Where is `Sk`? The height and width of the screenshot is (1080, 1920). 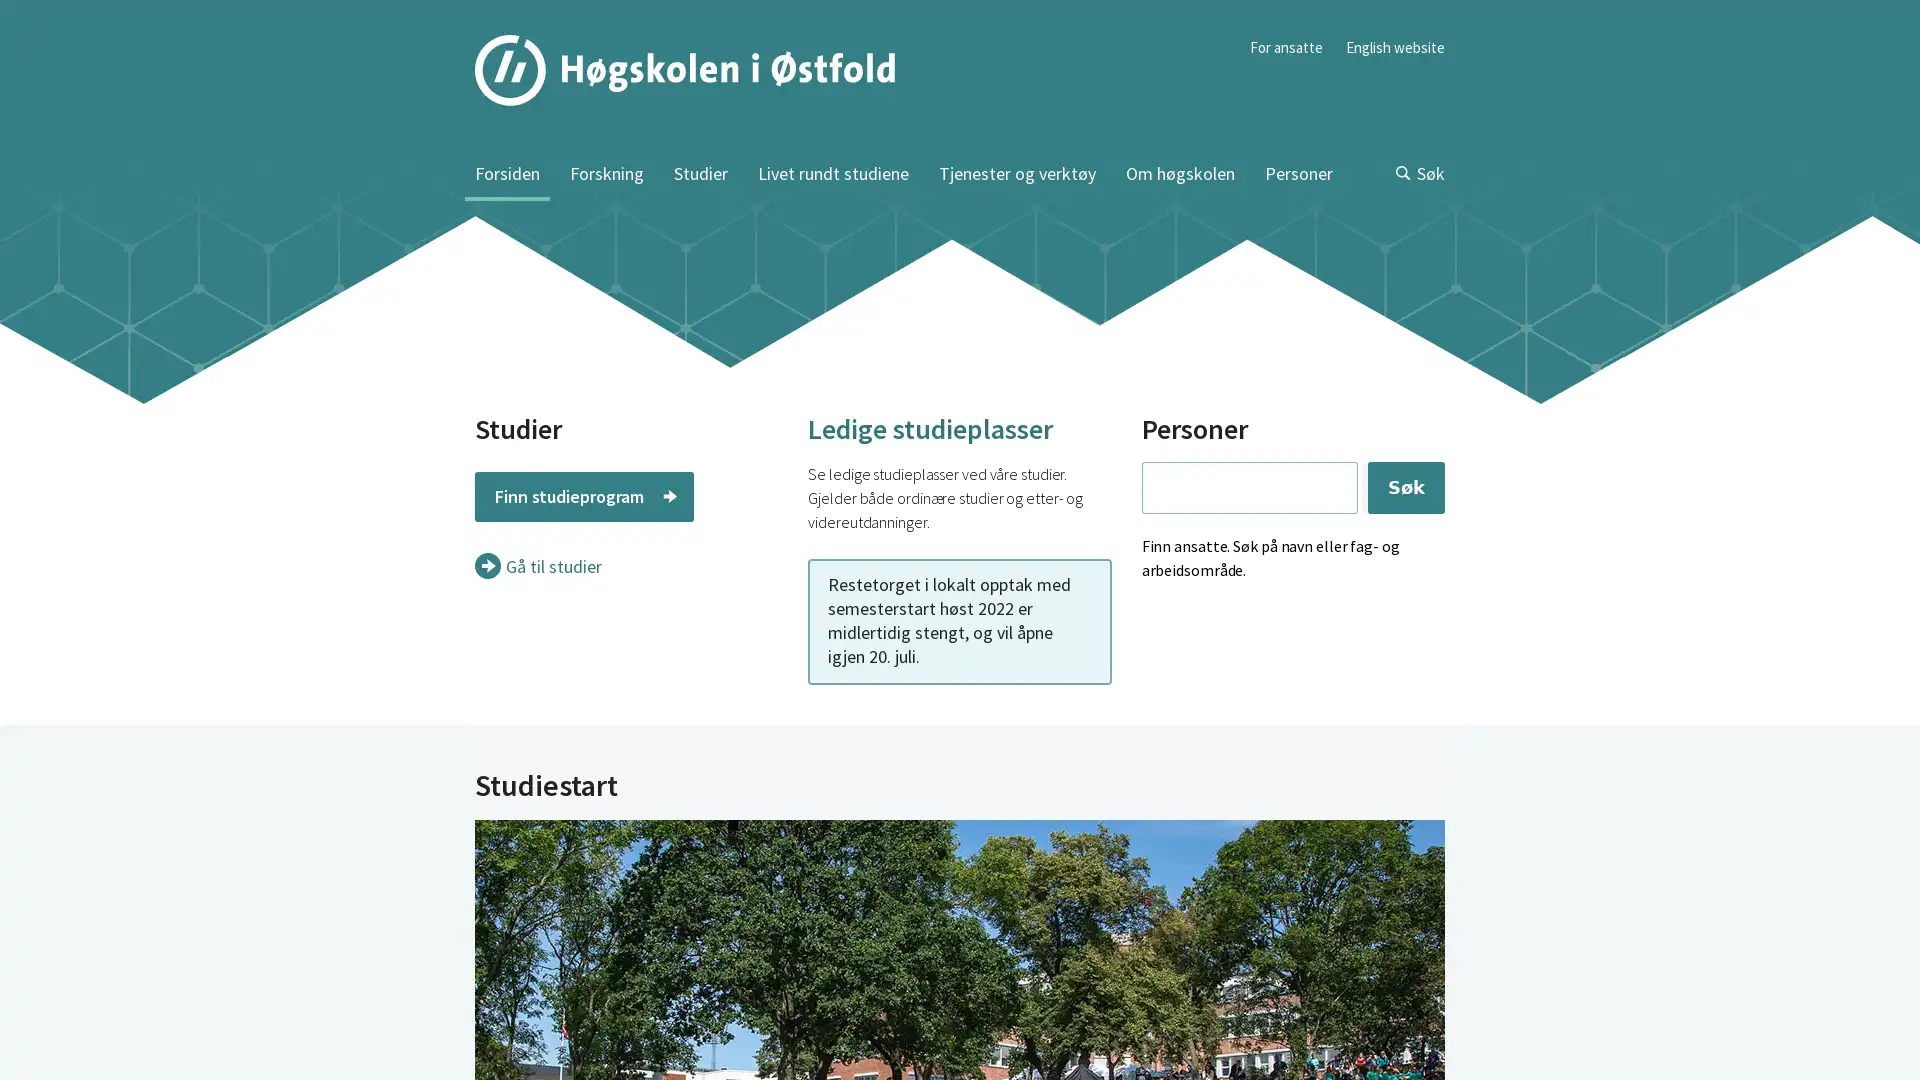
Sk is located at coordinates (1214, 200).